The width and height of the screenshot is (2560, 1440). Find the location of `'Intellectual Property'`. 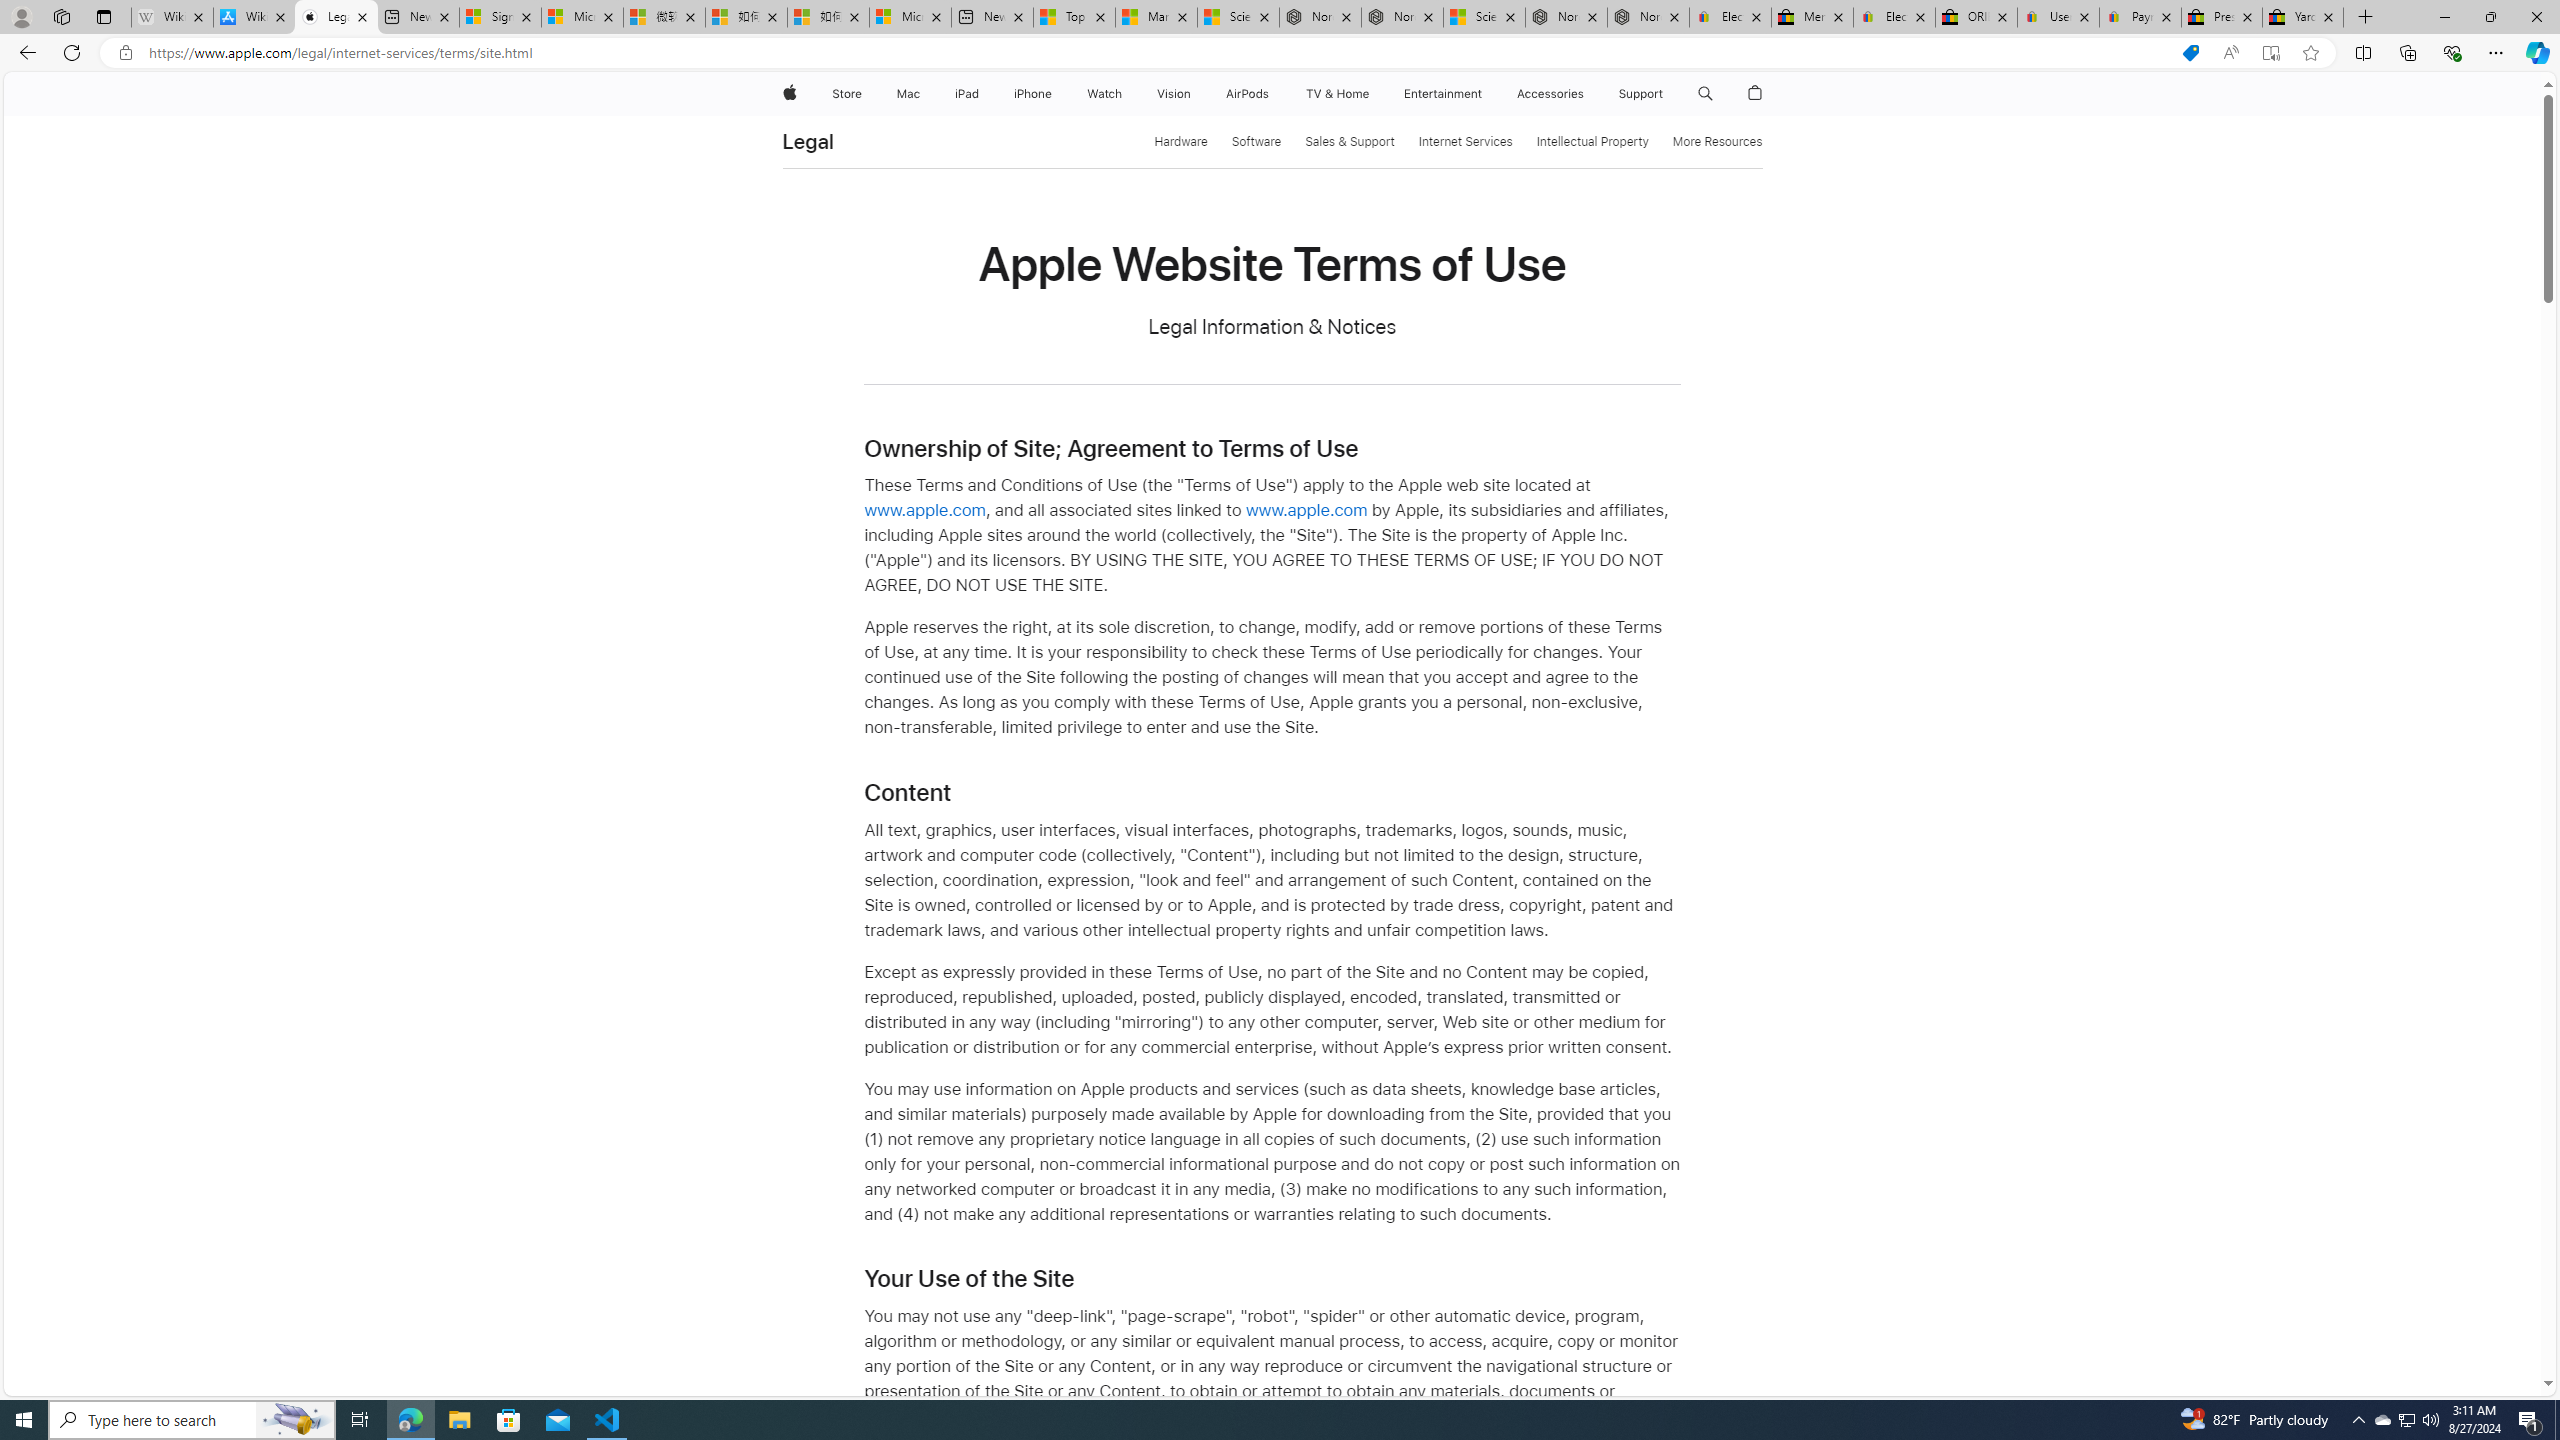

'Intellectual Property' is located at coordinates (1591, 141).